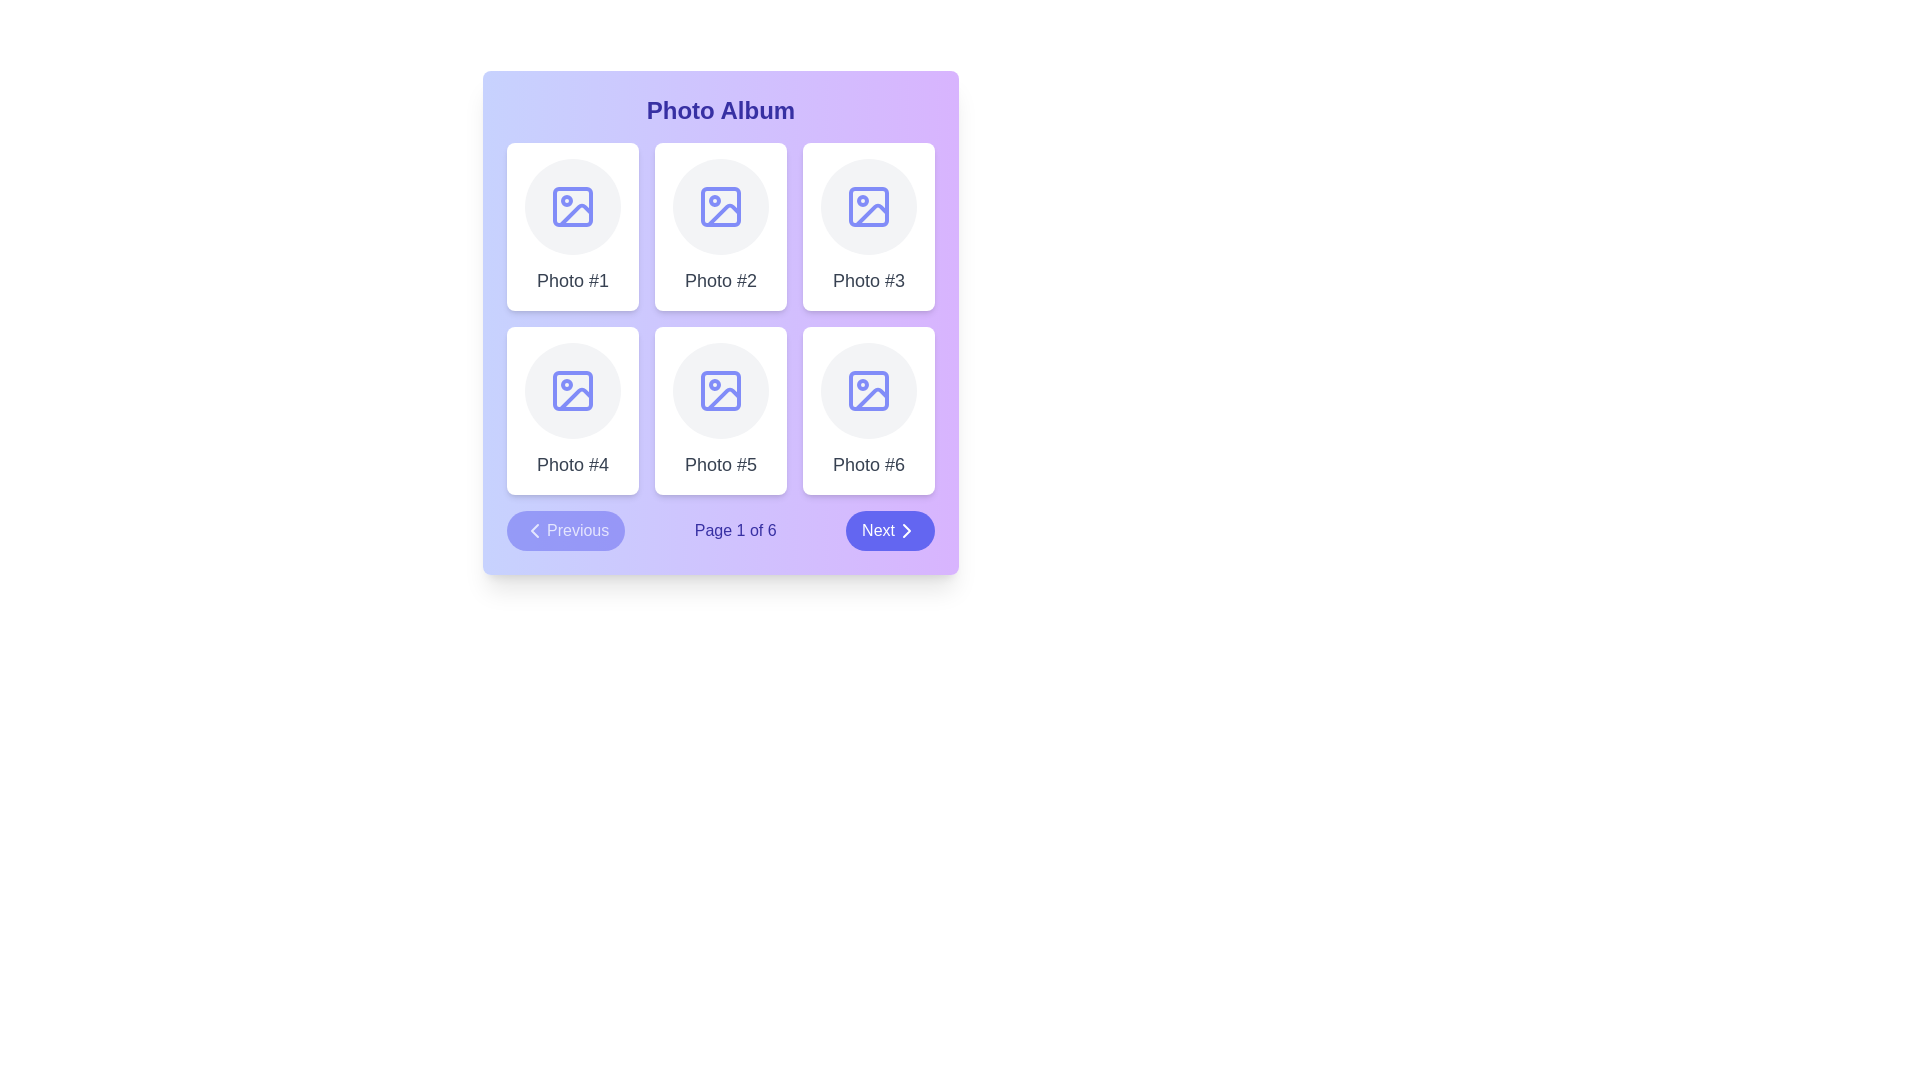 The height and width of the screenshot is (1080, 1920). I want to click on the circular image placeholder with a gray background and indigo outline, labeled 'Photo #2', located at the top-center of the grid, so click(720, 207).